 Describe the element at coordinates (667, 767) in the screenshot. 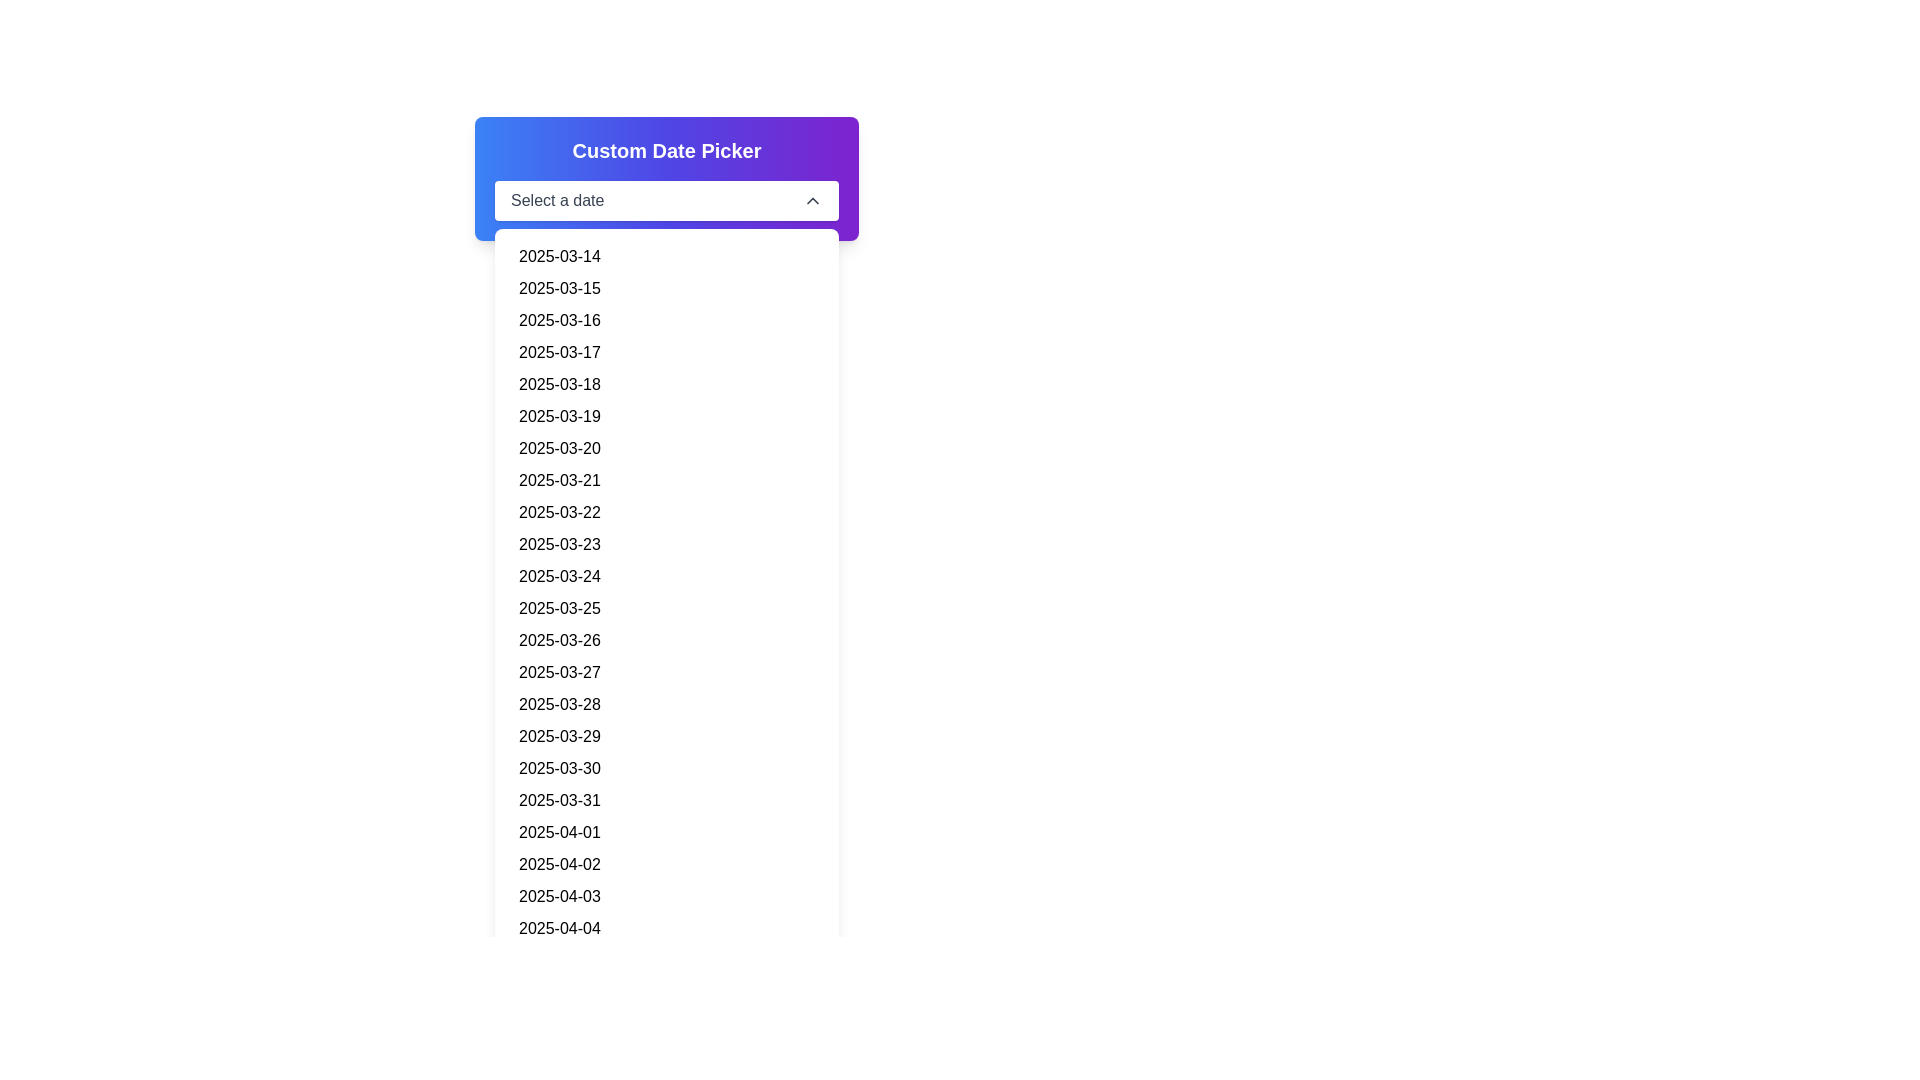

I see `the list item displaying the date '2025-03-30'` at that location.